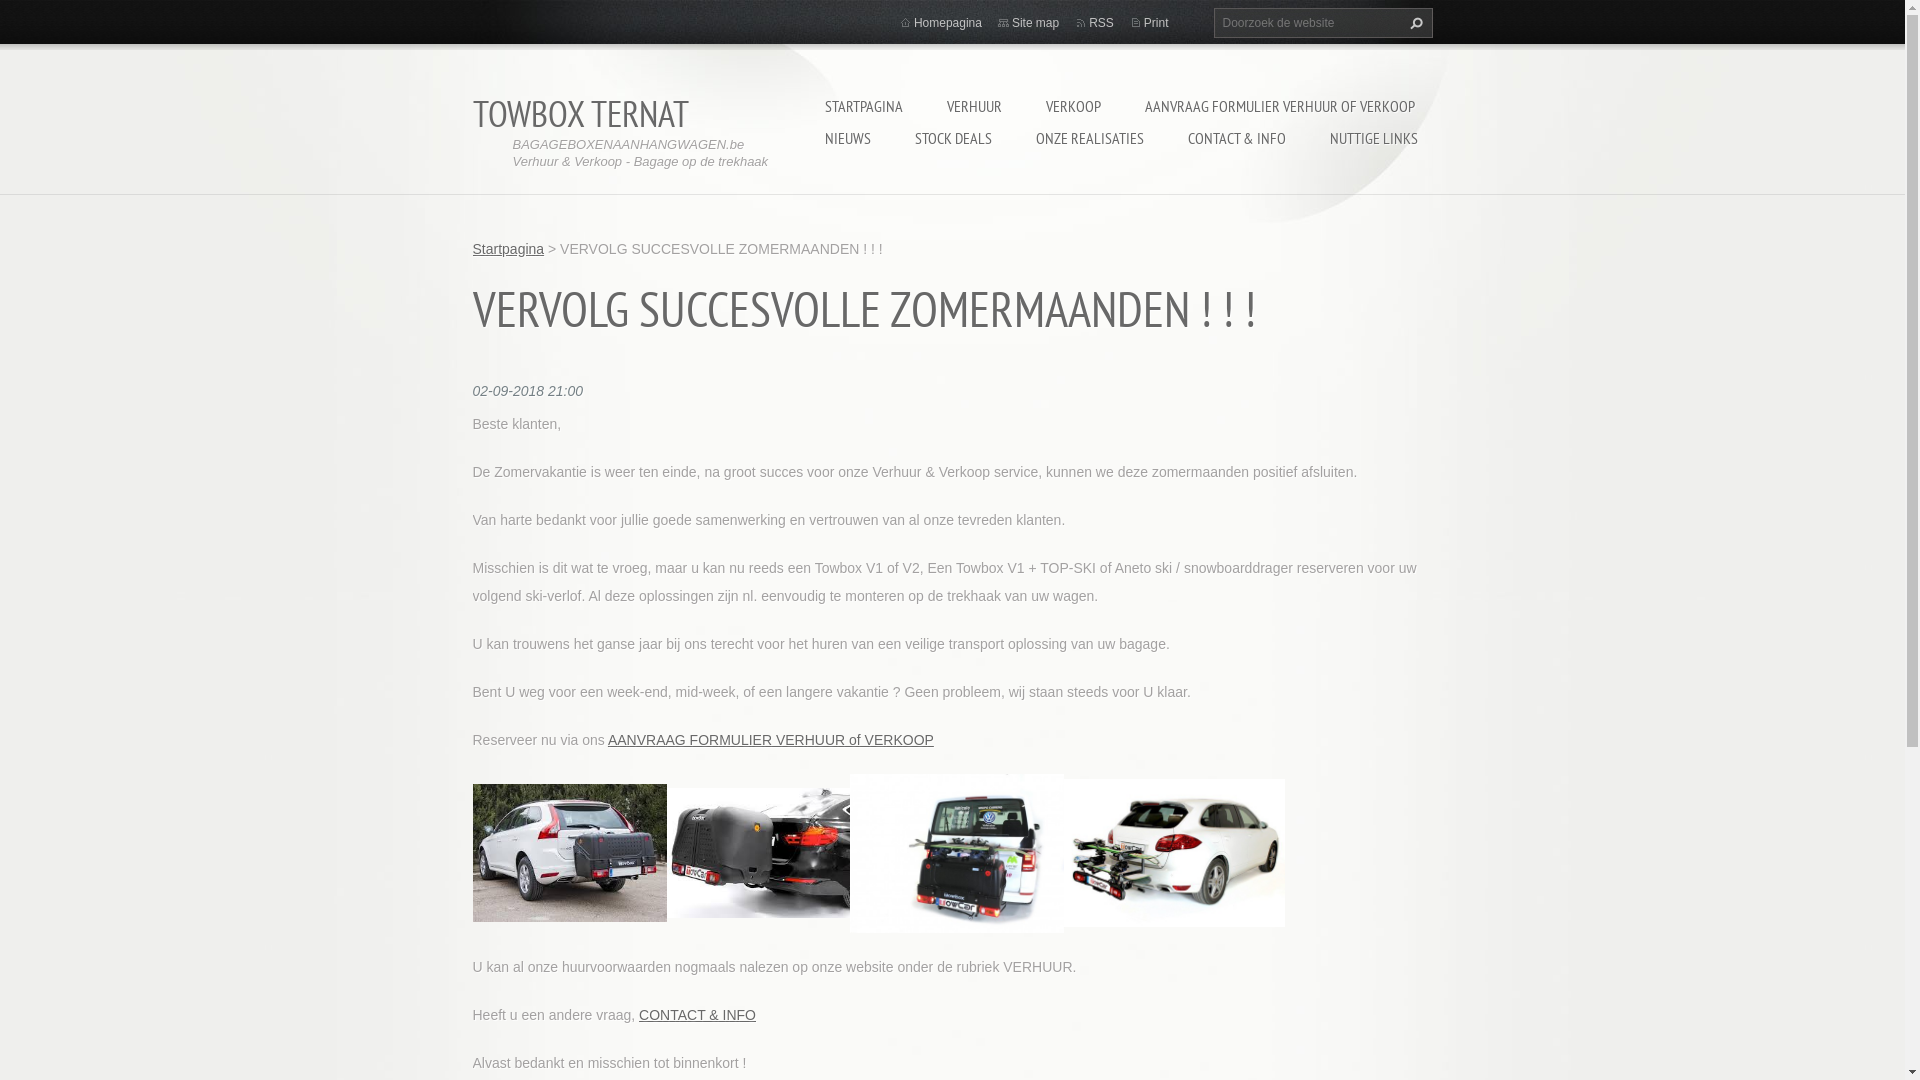 The image size is (1920, 1080). What do you see at coordinates (973, 105) in the screenshot?
I see `'VERHUUR'` at bounding box center [973, 105].